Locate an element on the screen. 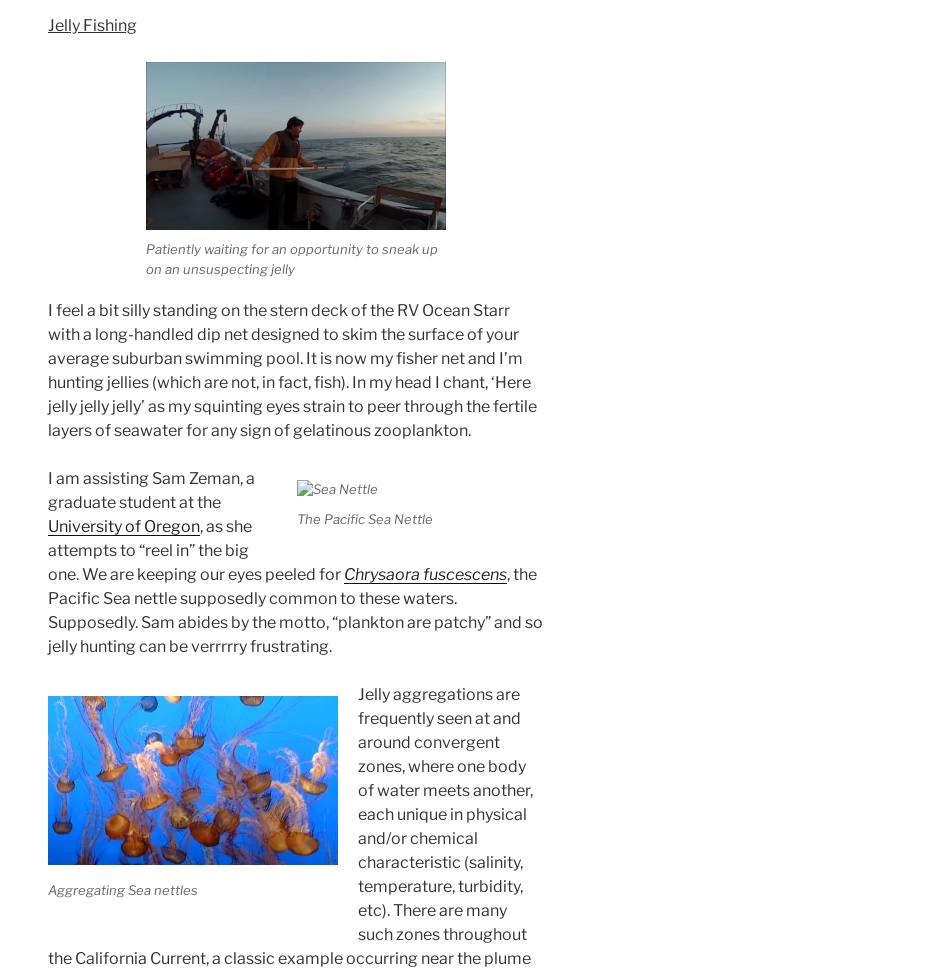 The image size is (950, 972). 'Aggregating Sea nettles' is located at coordinates (47, 888).